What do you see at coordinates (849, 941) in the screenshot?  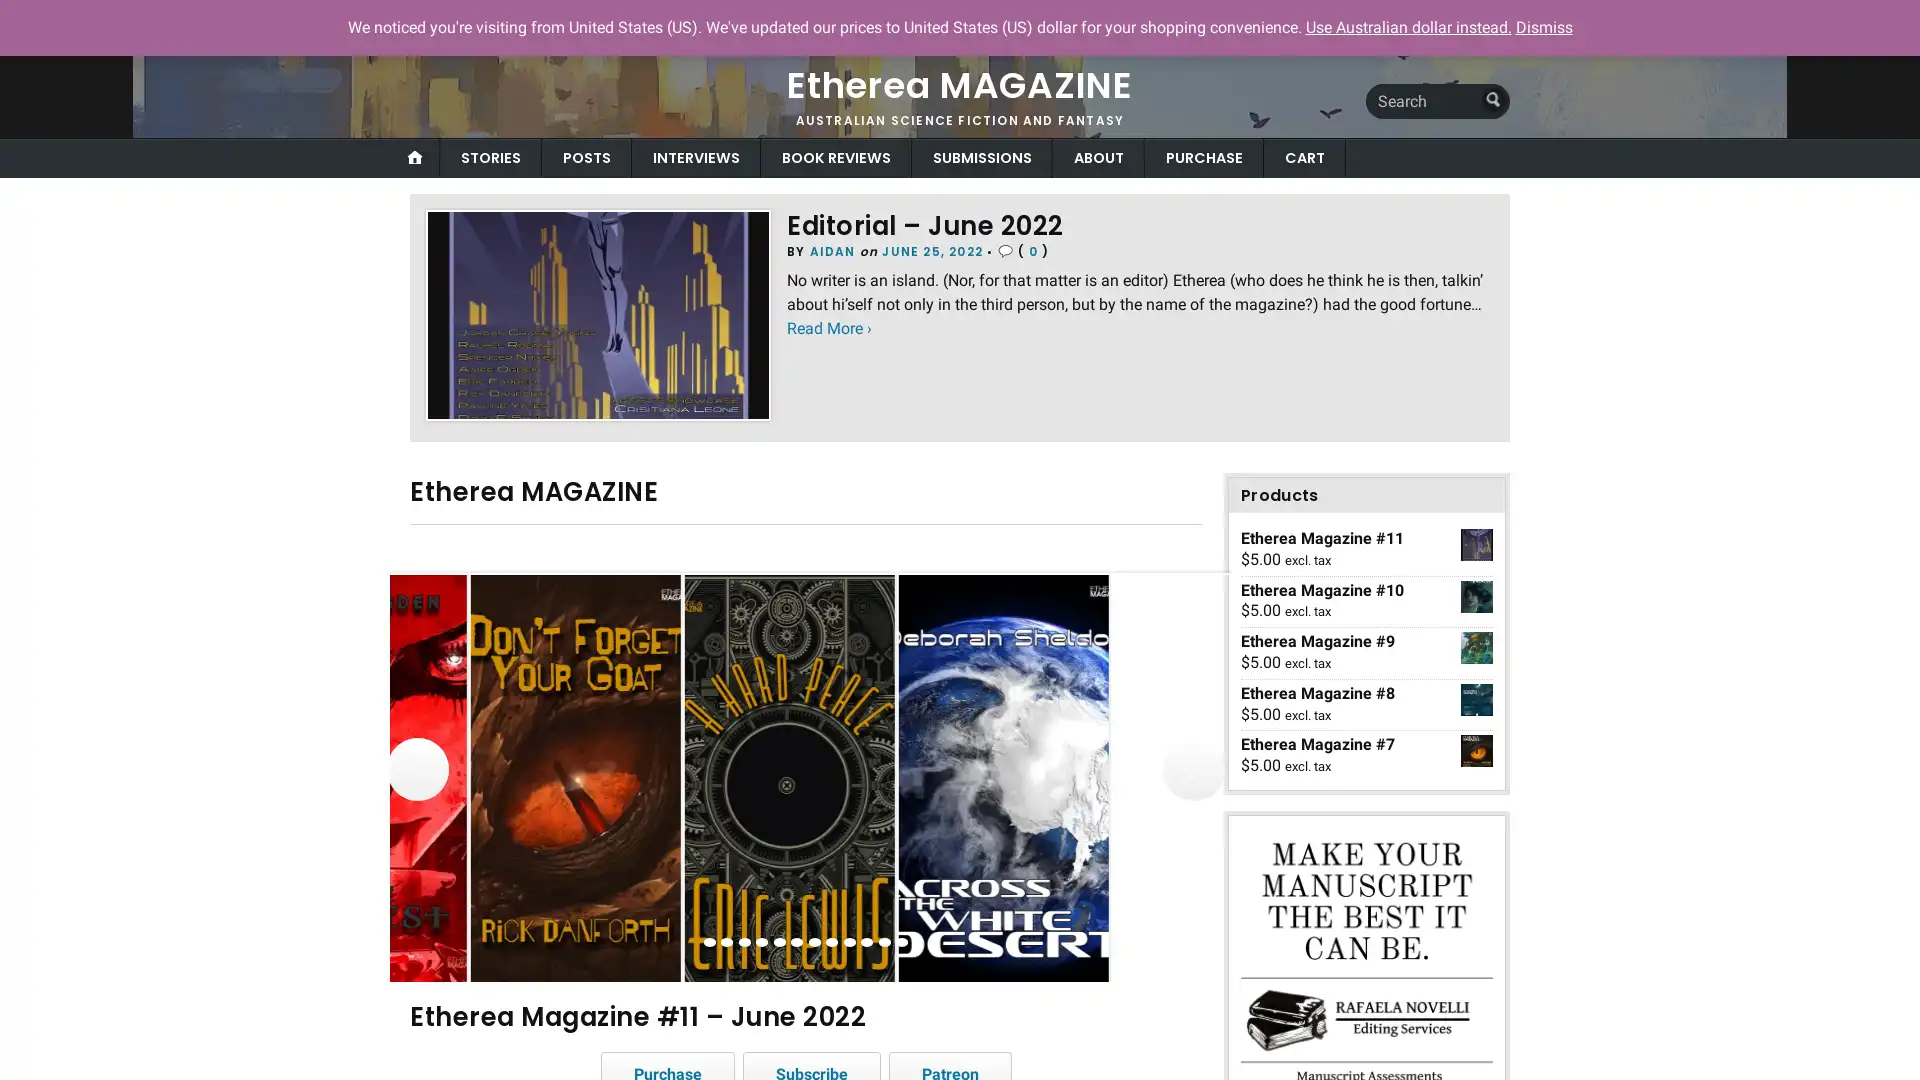 I see `view image 9 of 12 in carousel` at bounding box center [849, 941].